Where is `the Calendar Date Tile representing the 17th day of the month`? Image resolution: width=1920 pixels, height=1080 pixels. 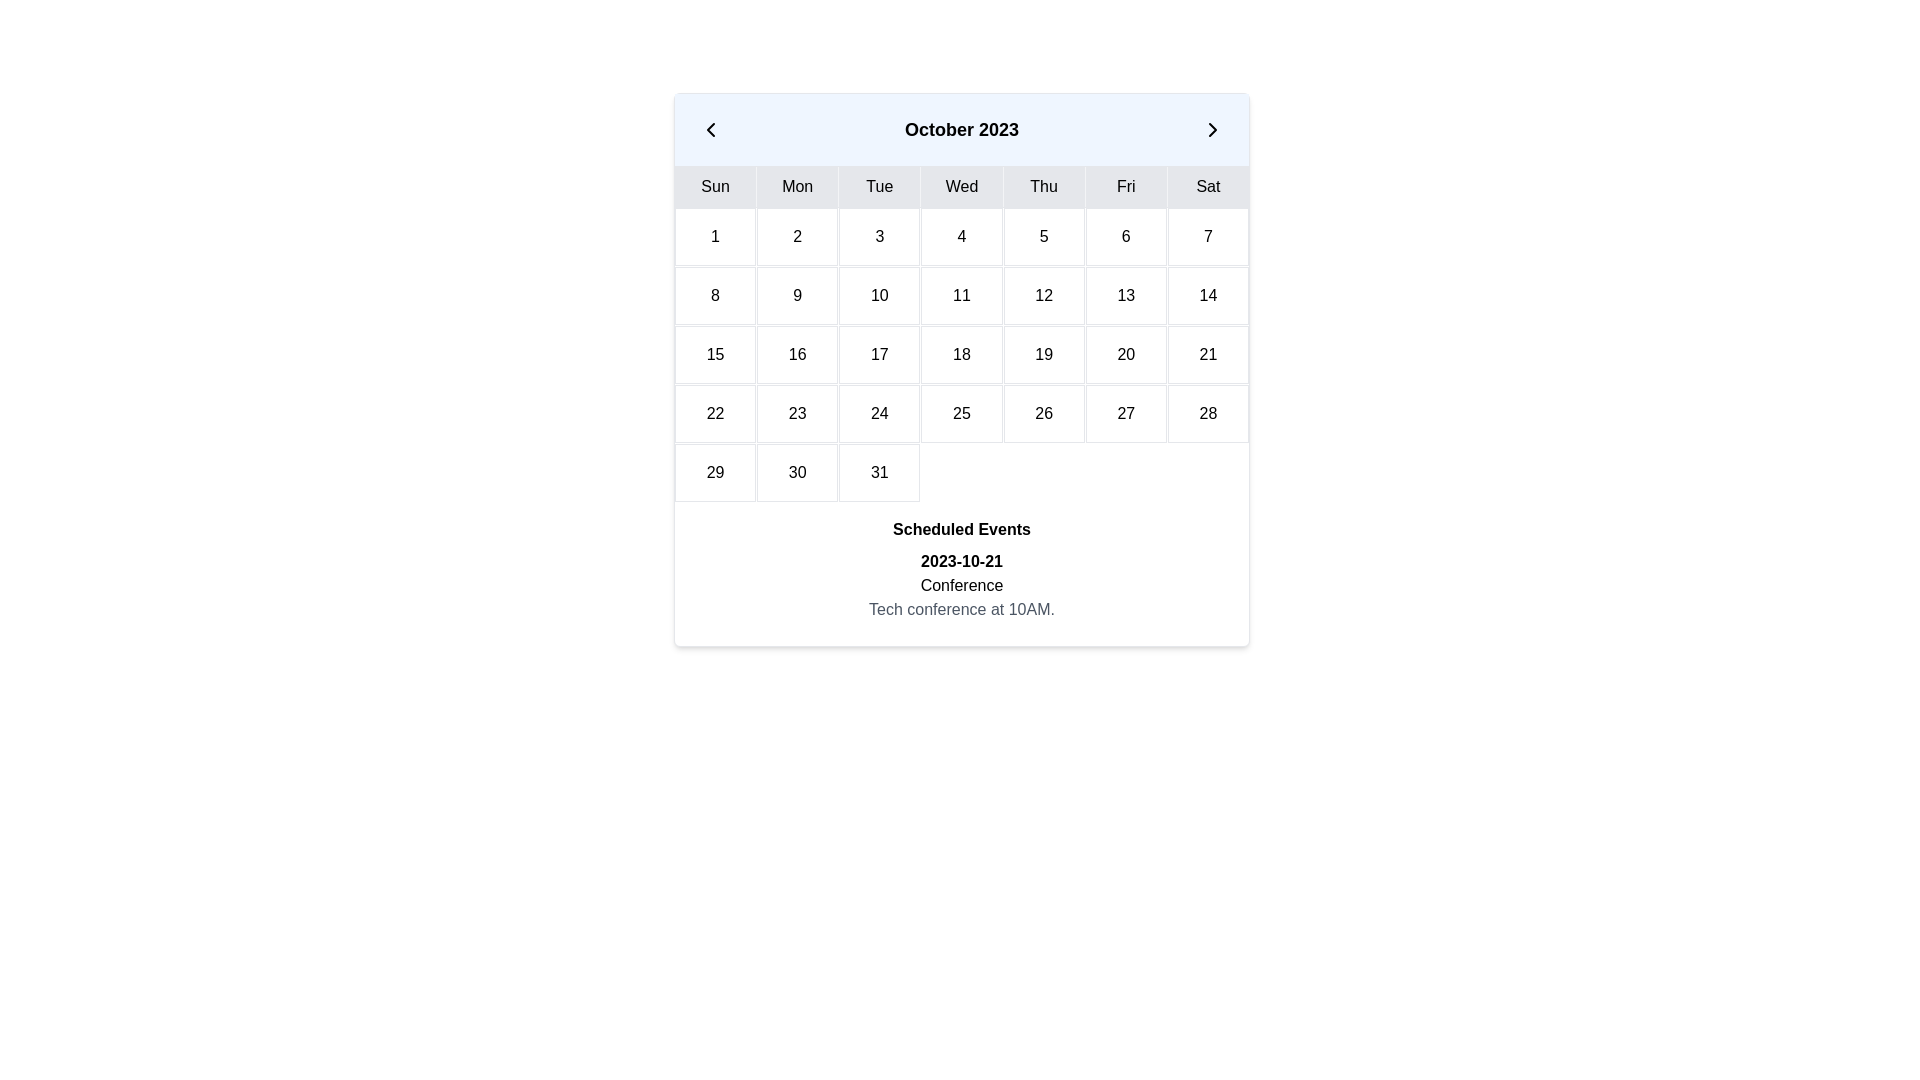
the Calendar Date Tile representing the 17th day of the month is located at coordinates (879, 353).